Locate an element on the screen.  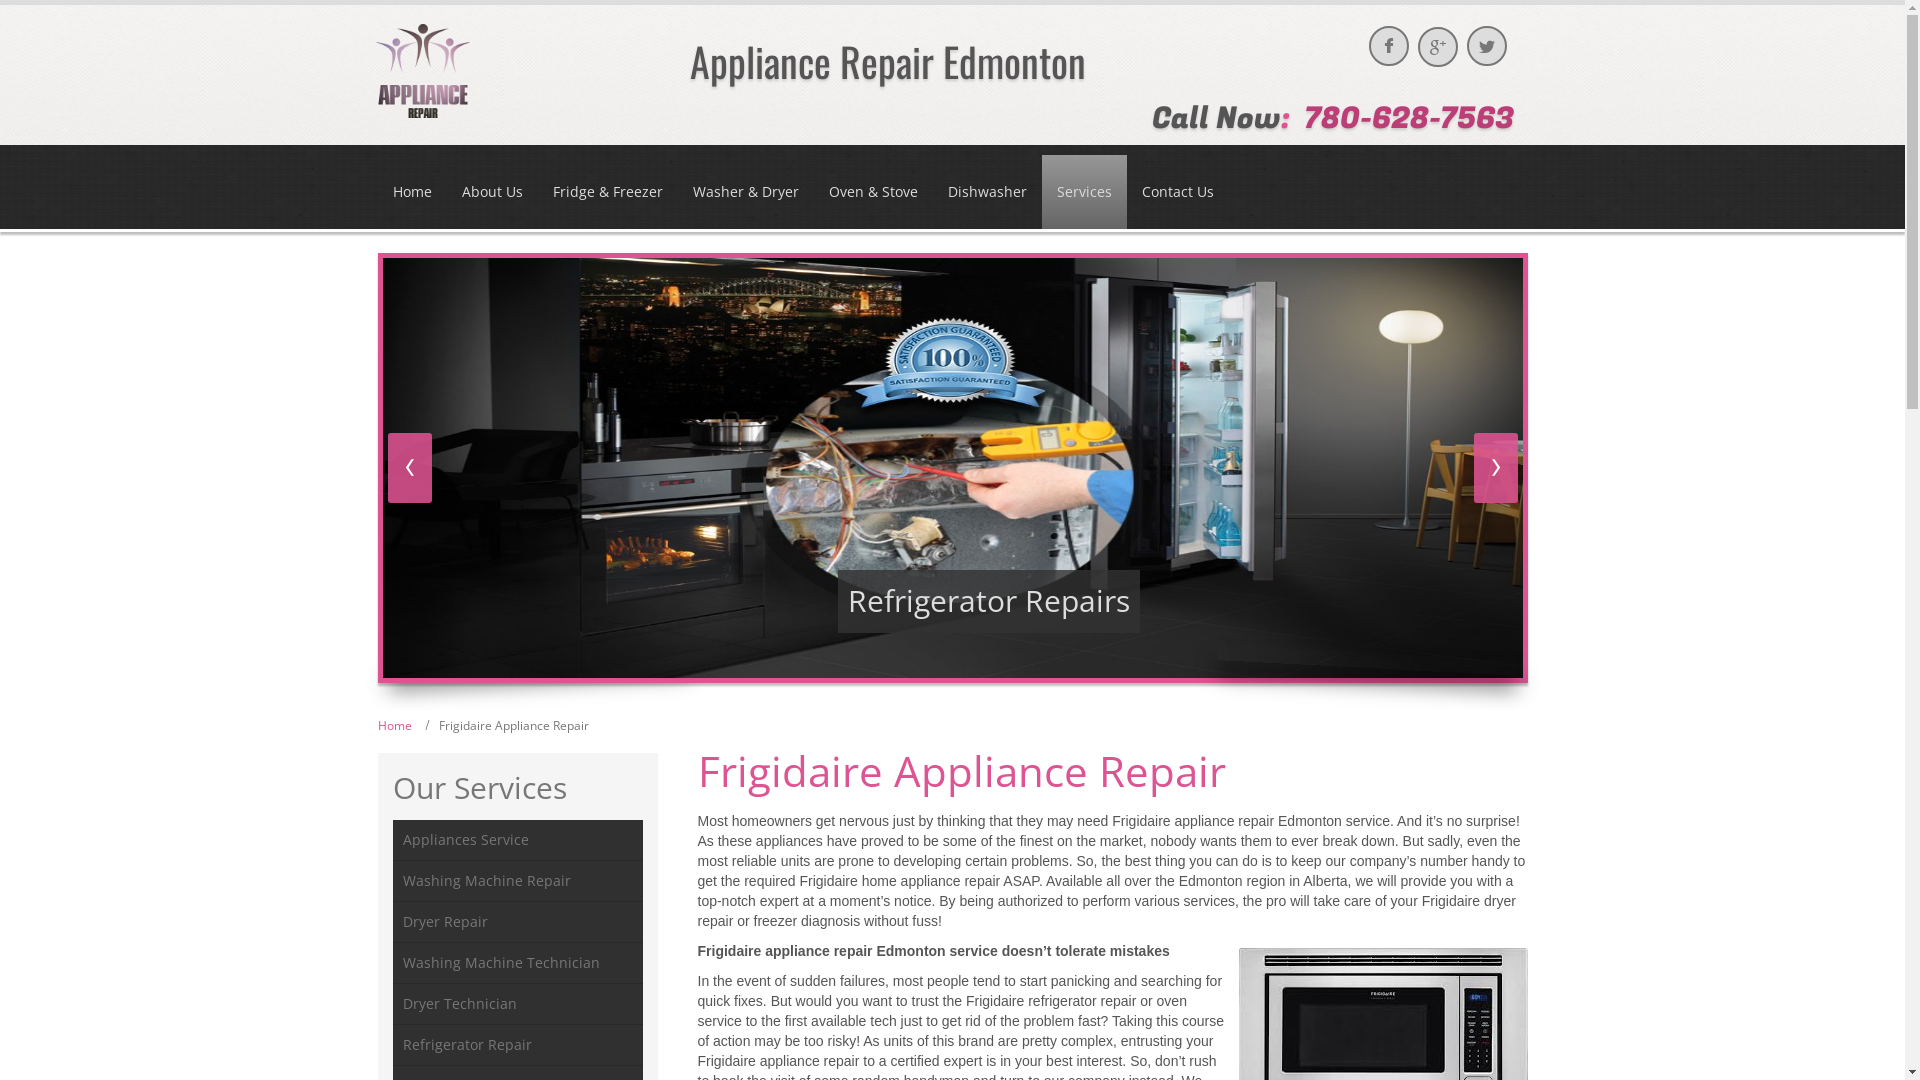
'Washing Machine Technician' is located at coordinates (517, 962).